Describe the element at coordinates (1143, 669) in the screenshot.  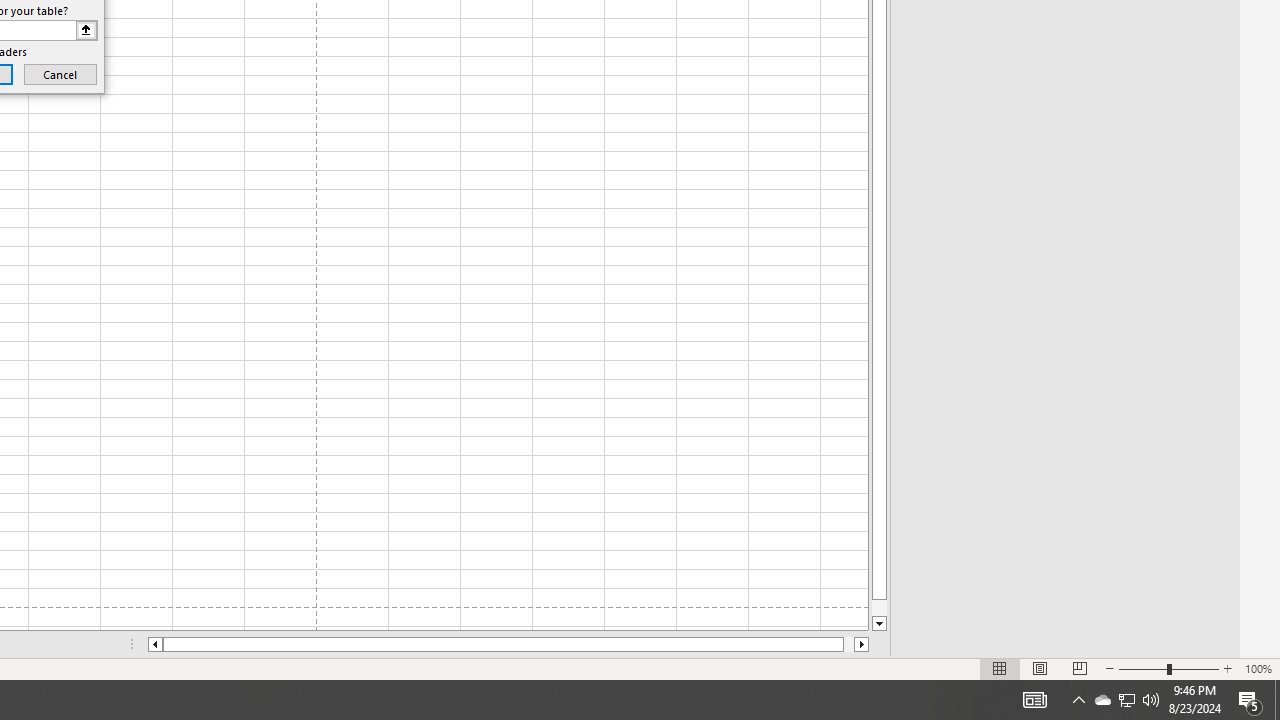
I see `'Zoom Out'` at that location.